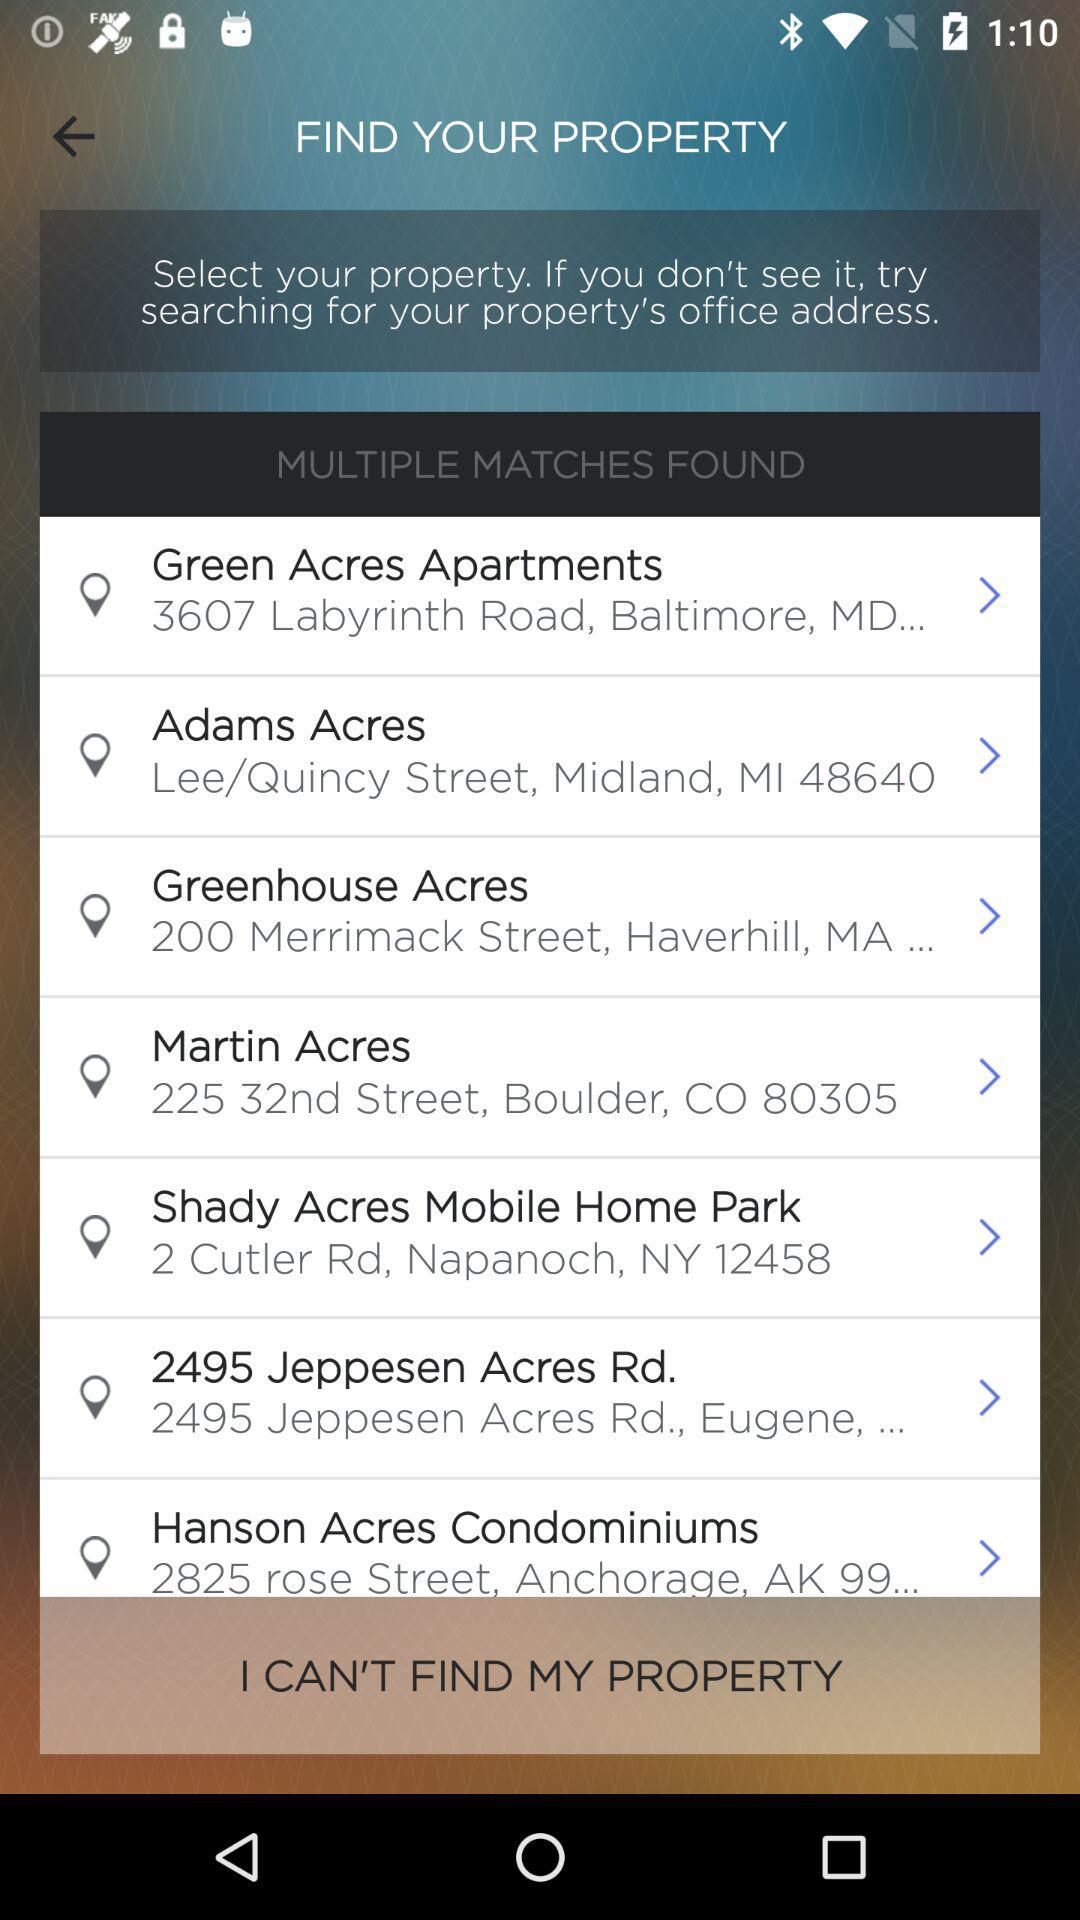 This screenshot has width=1080, height=1920. Describe the element at coordinates (523, 1101) in the screenshot. I see `the 225 32nd street` at that location.